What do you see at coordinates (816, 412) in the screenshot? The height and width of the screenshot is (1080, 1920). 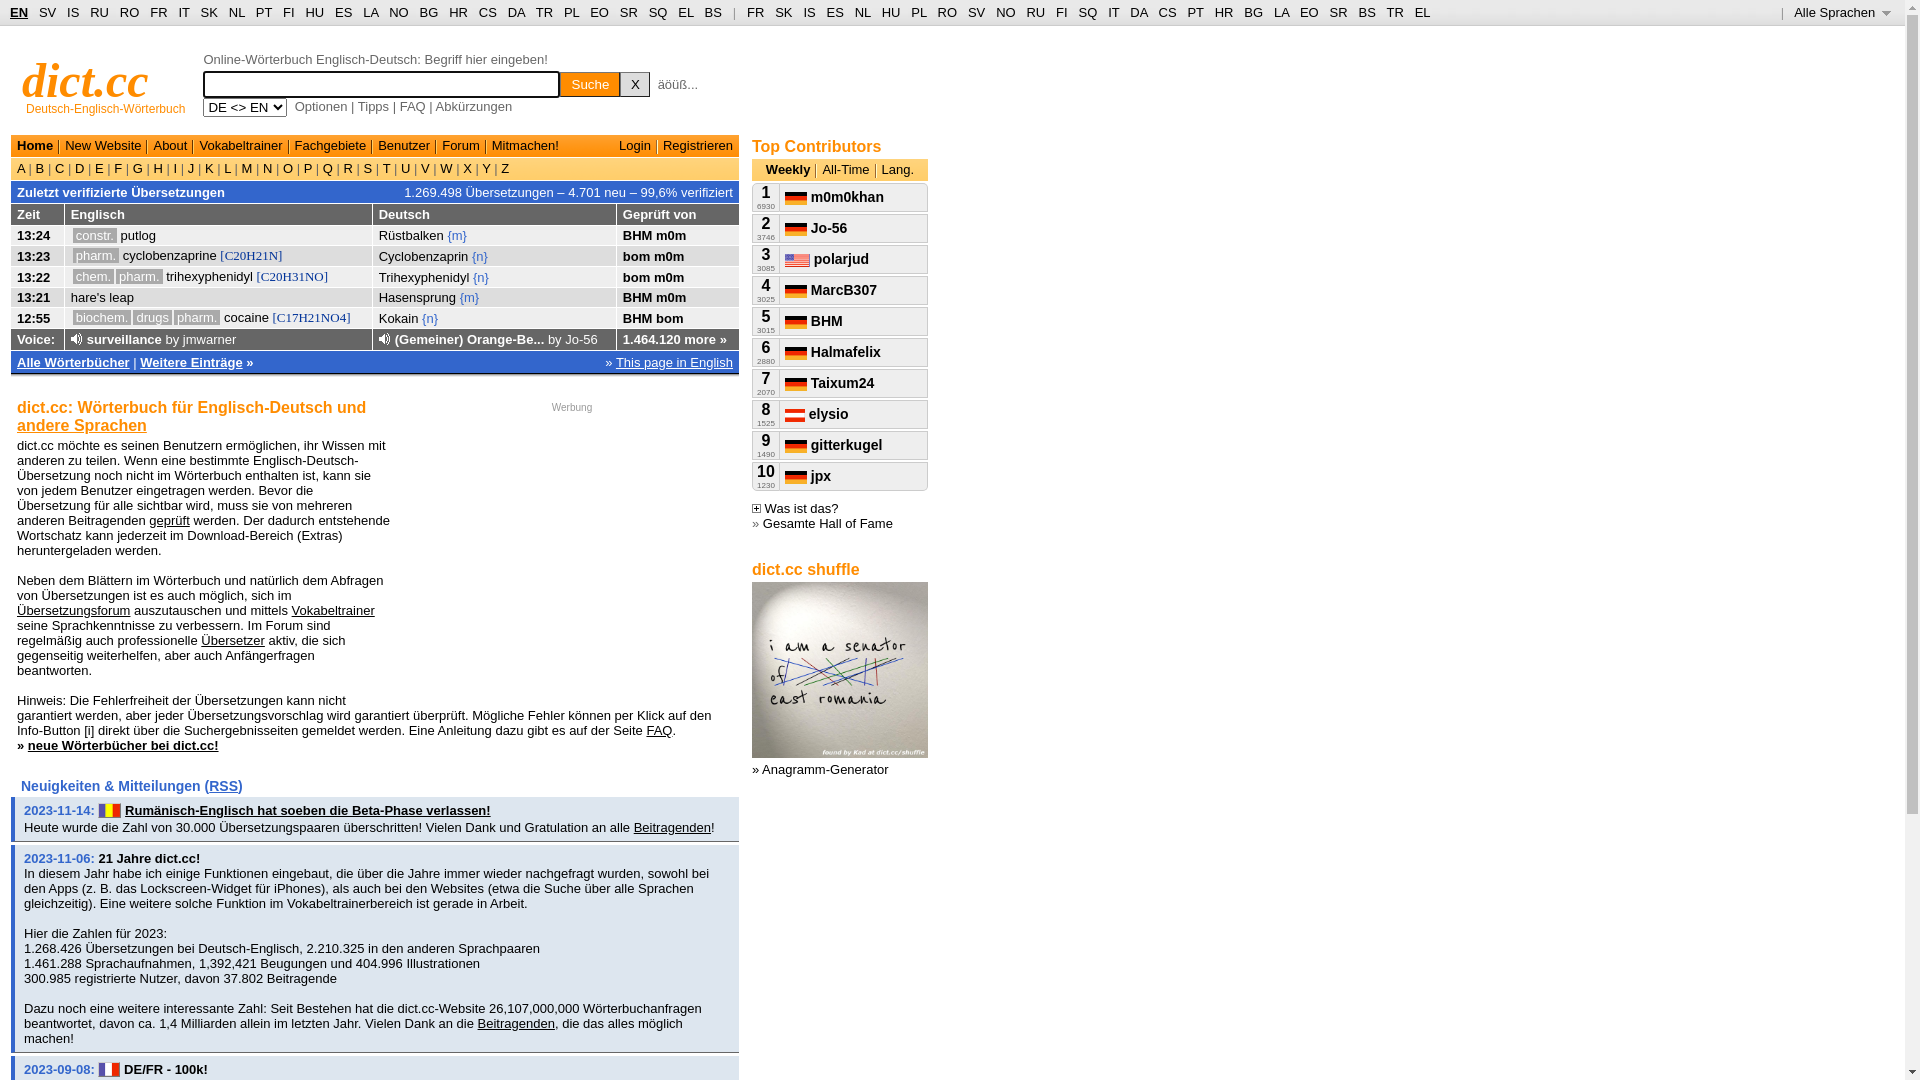 I see `'elysio'` at bounding box center [816, 412].